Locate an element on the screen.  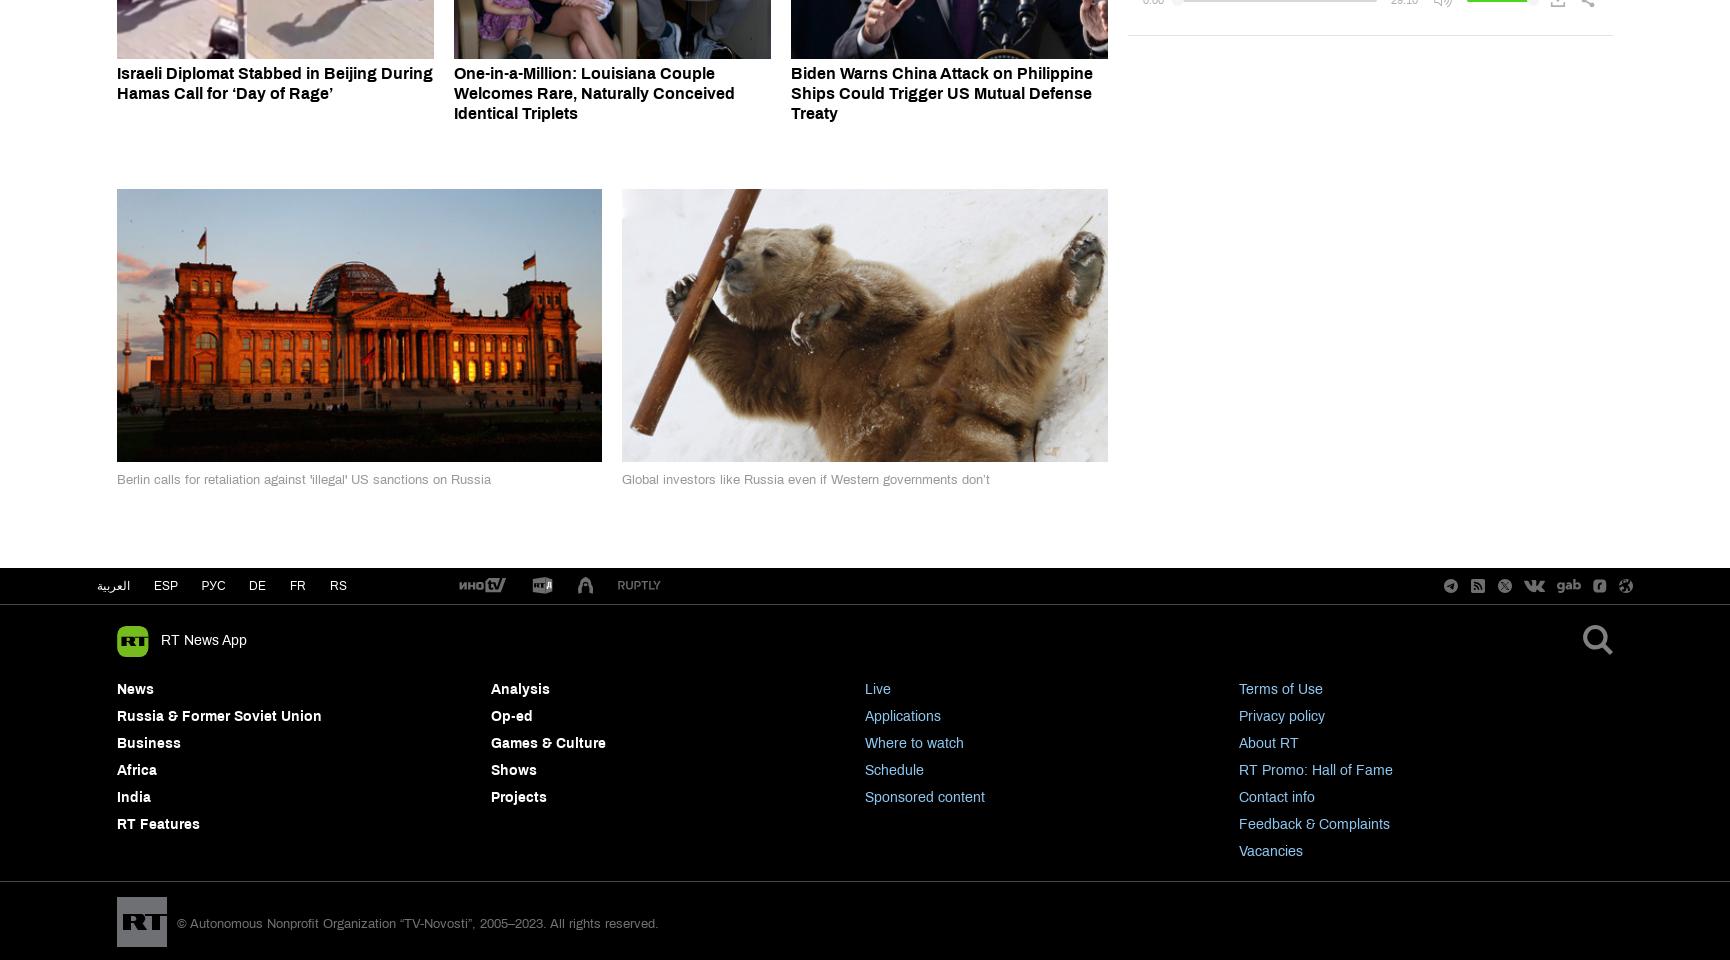
'Schedule' is located at coordinates (894, 769).